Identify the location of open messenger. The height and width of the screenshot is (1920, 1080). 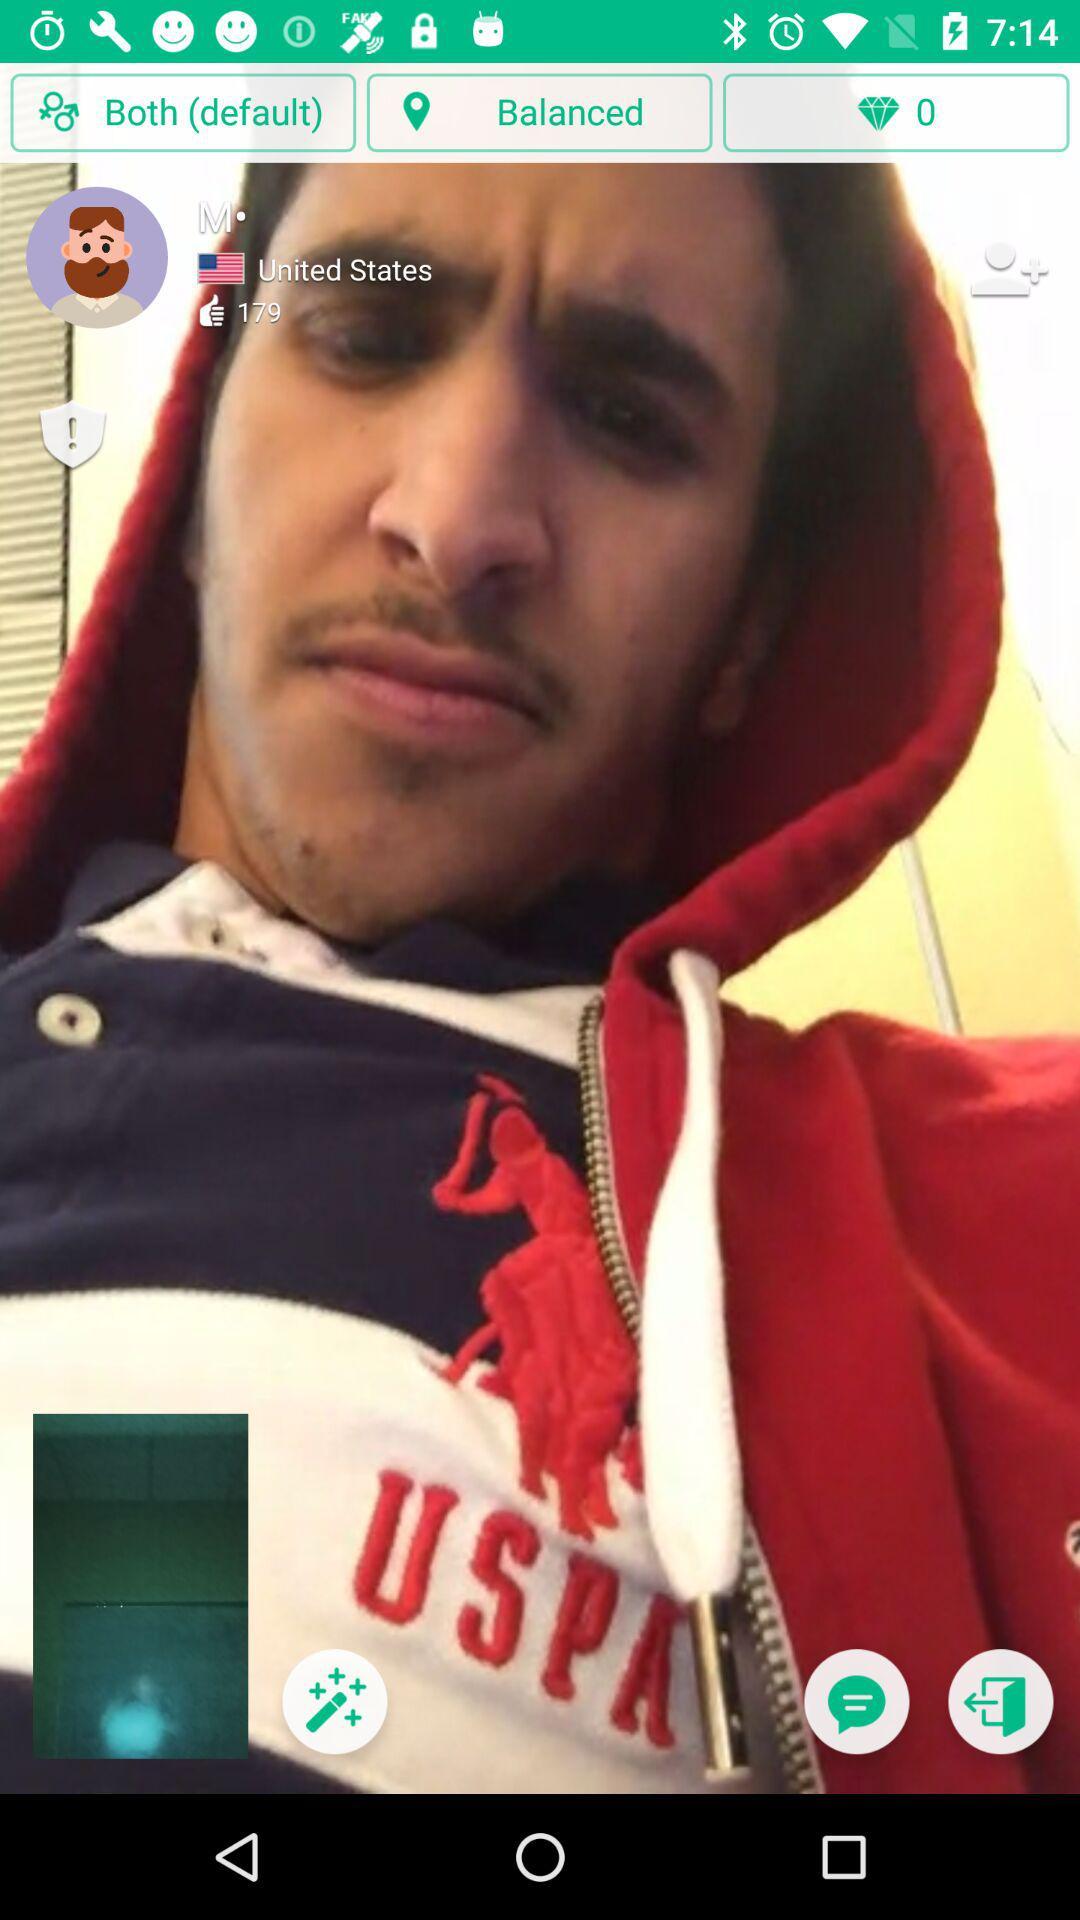
(855, 1713).